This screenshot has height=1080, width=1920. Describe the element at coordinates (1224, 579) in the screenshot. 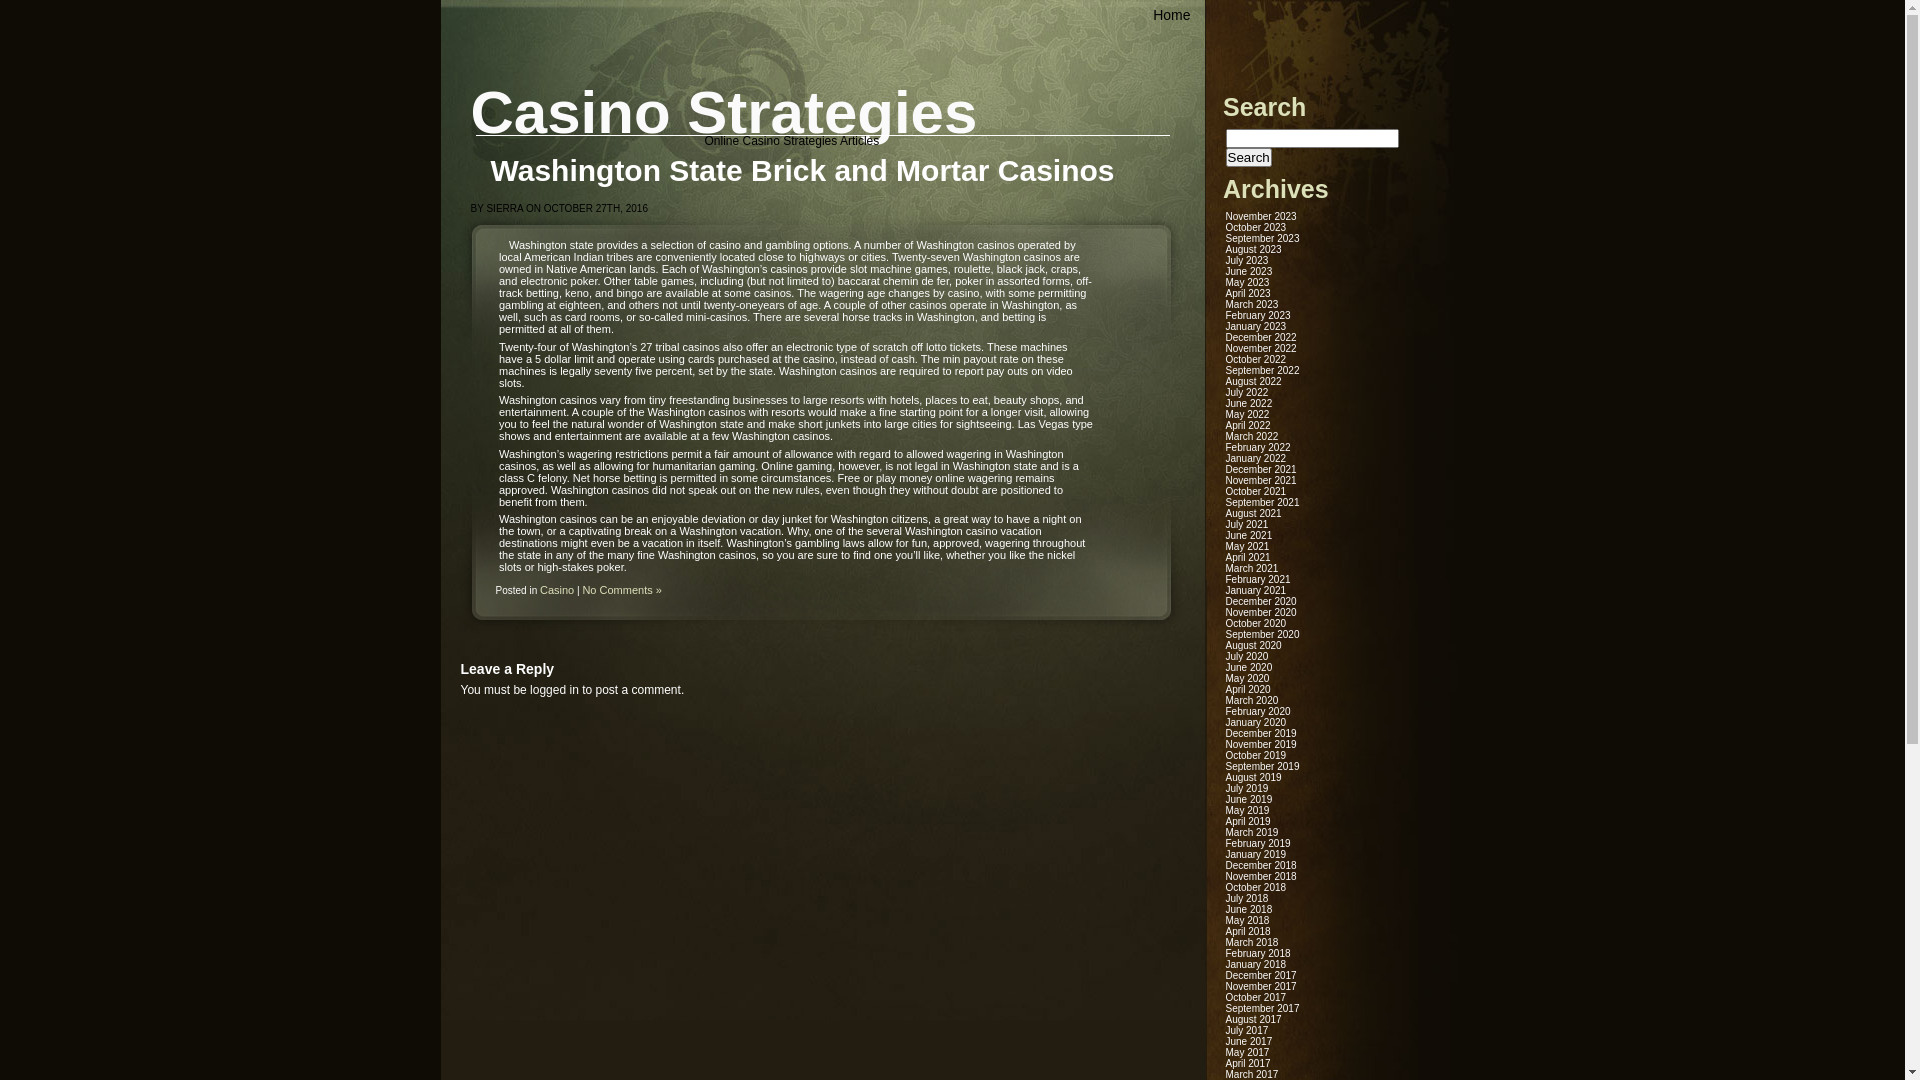

I see `'February 2021'` at that location.